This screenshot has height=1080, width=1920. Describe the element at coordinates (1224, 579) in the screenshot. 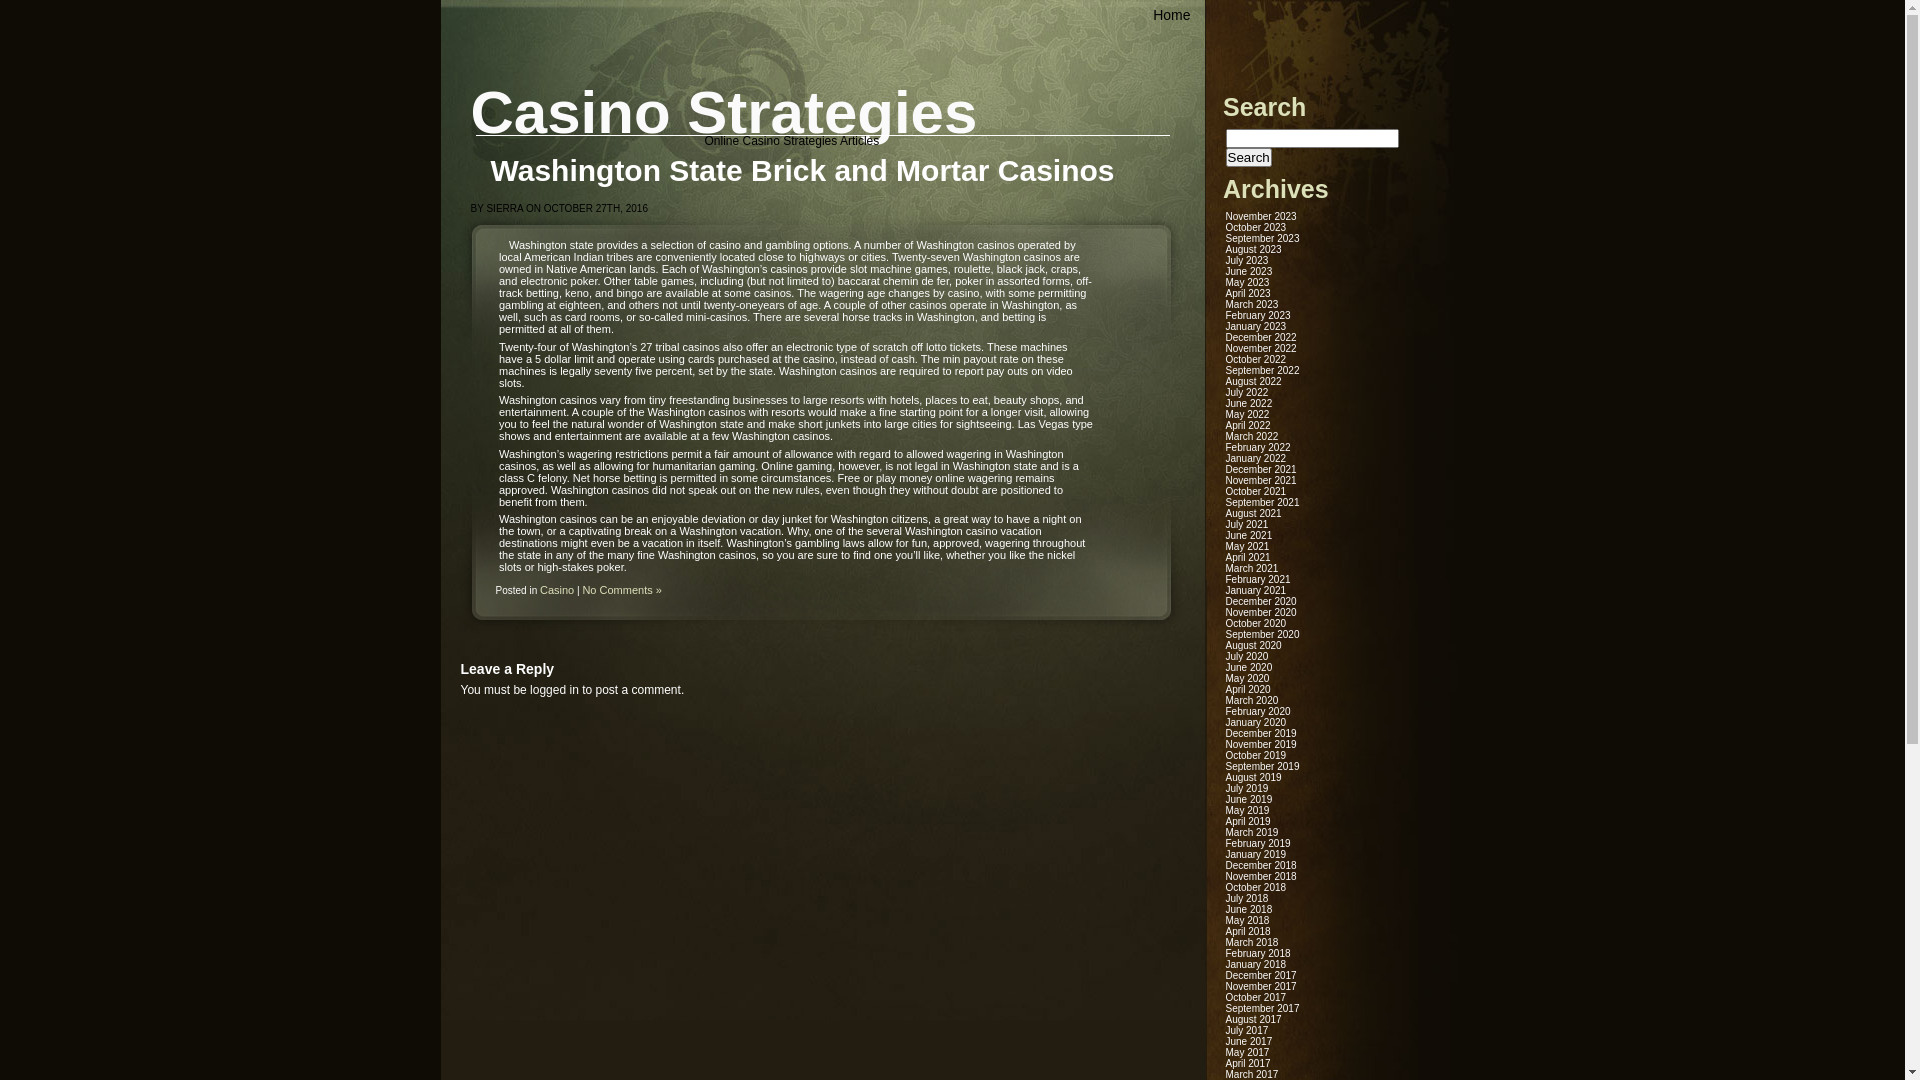

I see `'February 2021'` at that location.